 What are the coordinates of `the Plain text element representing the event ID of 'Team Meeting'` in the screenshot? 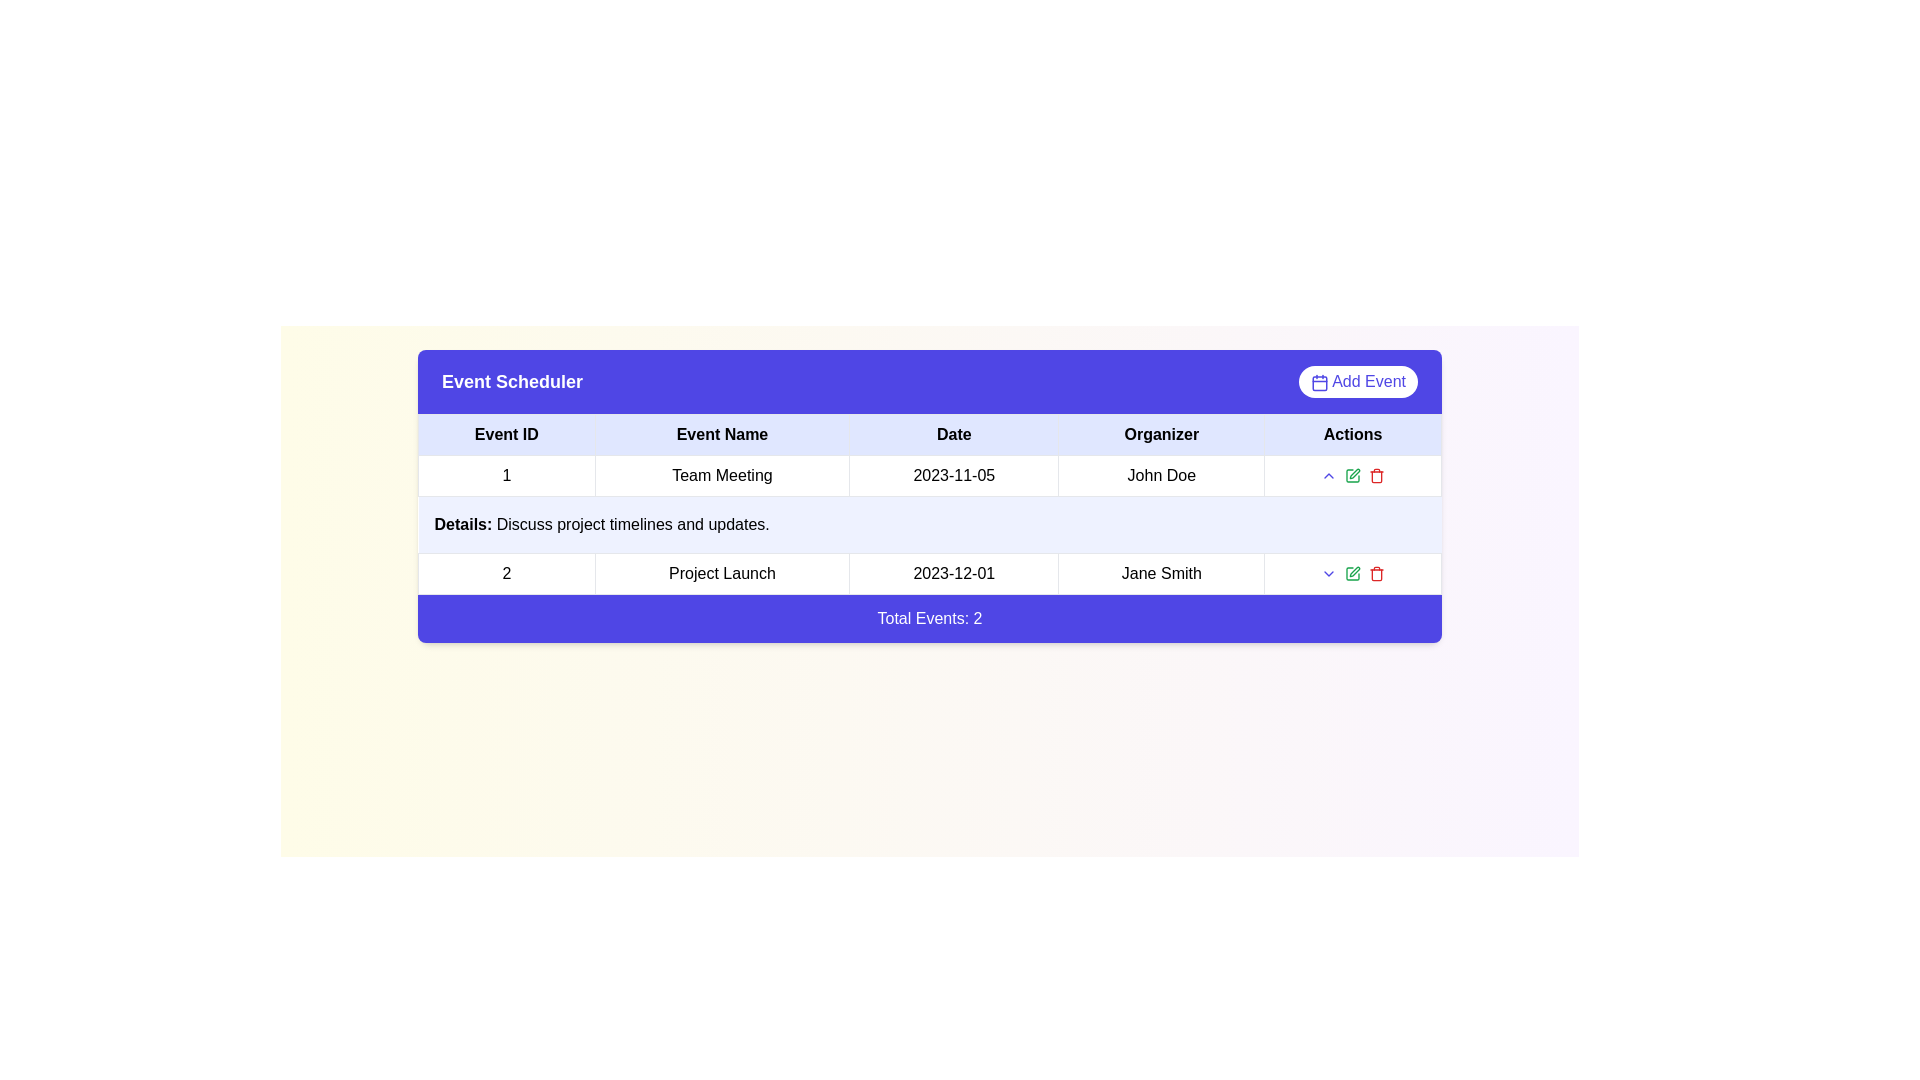 It's located at (506, 475).